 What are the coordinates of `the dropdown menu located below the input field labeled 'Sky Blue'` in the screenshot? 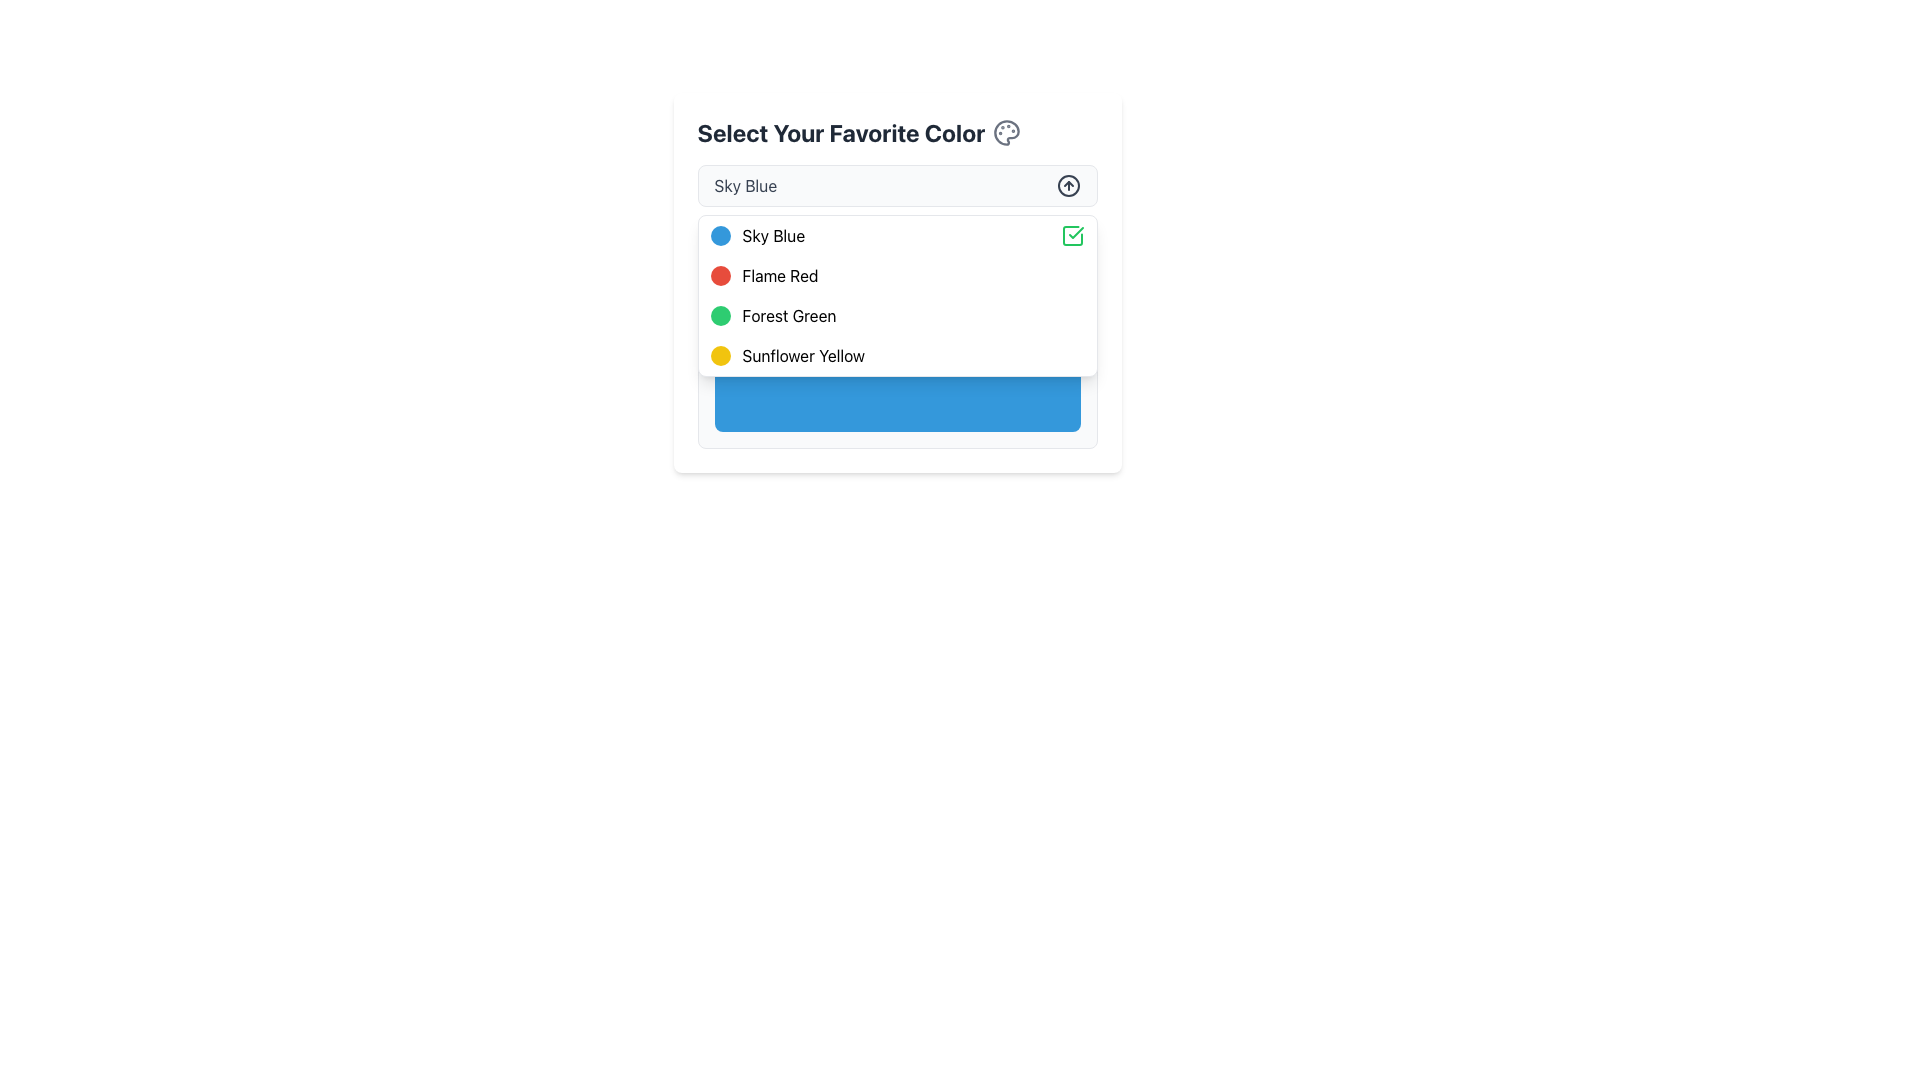 It's located at (896, 296).